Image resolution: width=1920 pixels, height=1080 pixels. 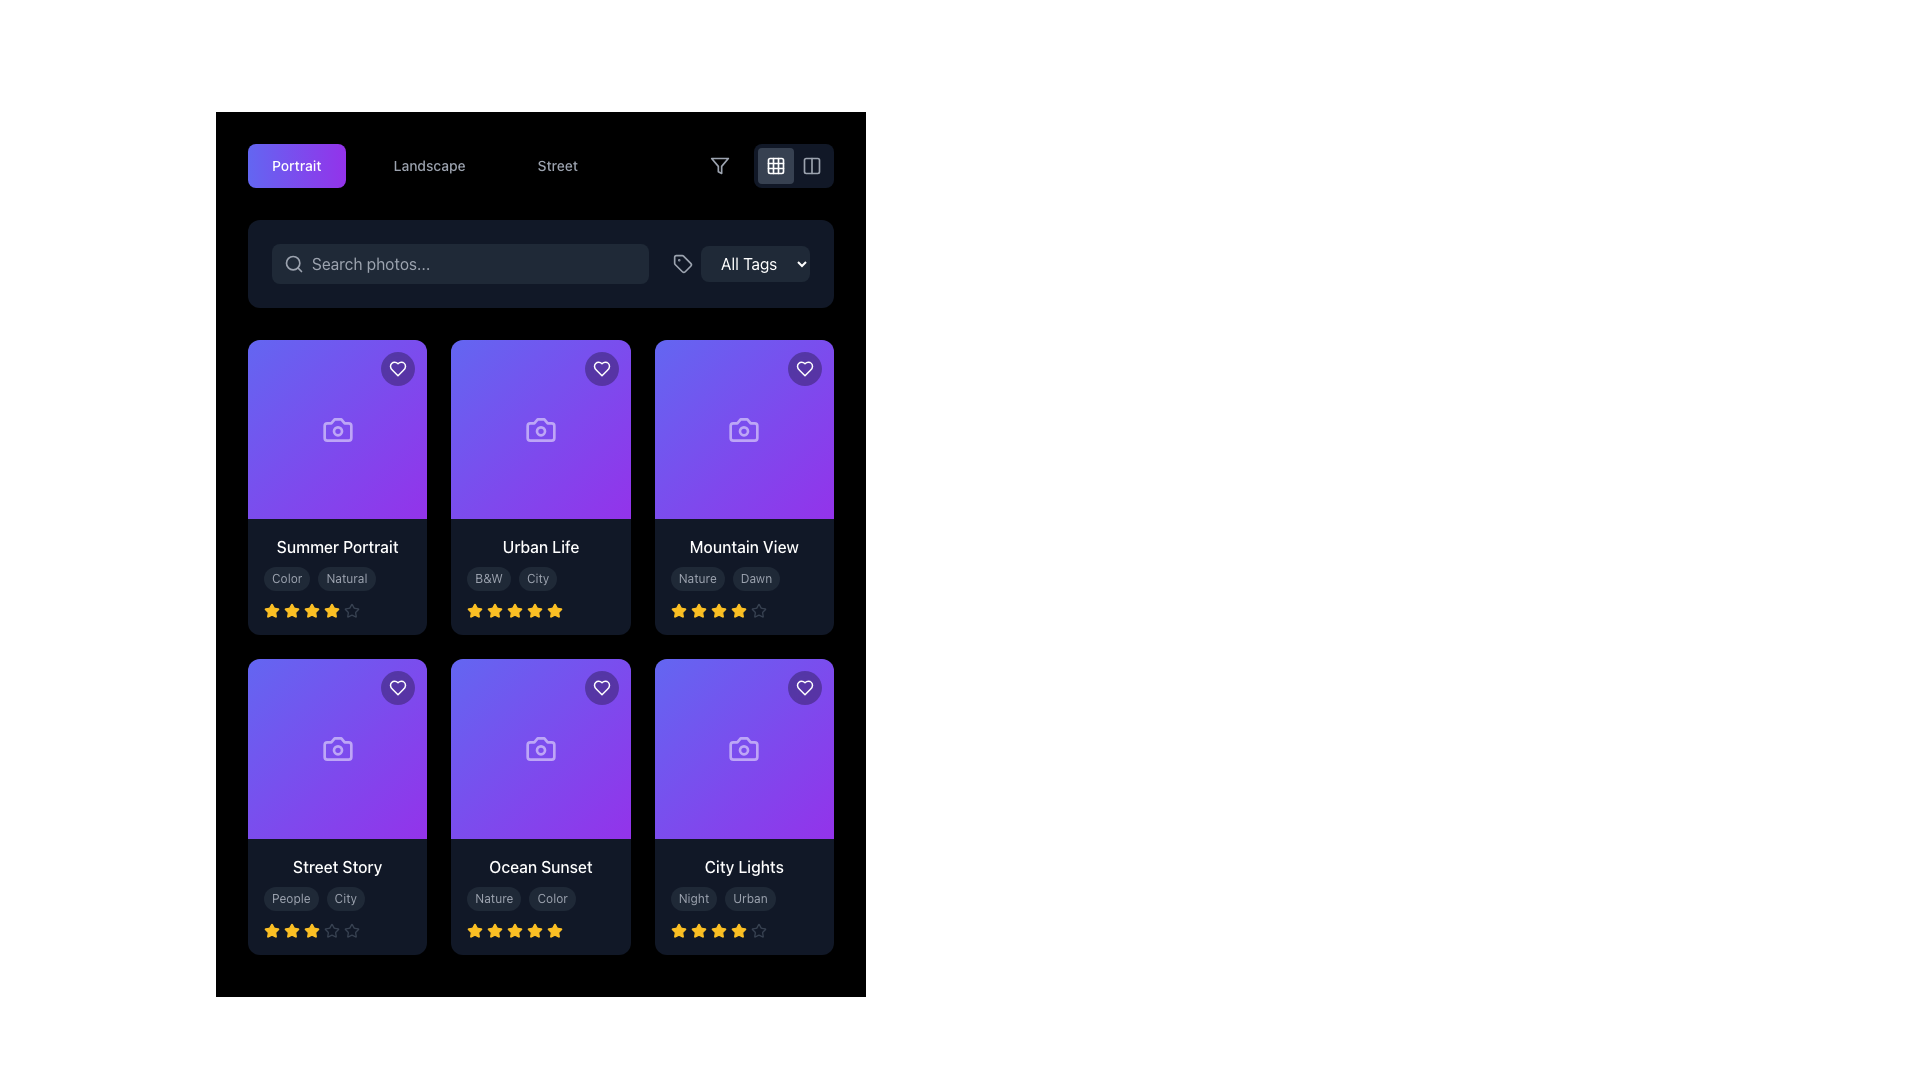 What do you see at coordinates (292, 262) in the screenshot?
I see `the decorative circular SVG shape representing the search functionality, located in the top bar of the interface within the 'Search photos...' input box` at bounding box center [292, 262].